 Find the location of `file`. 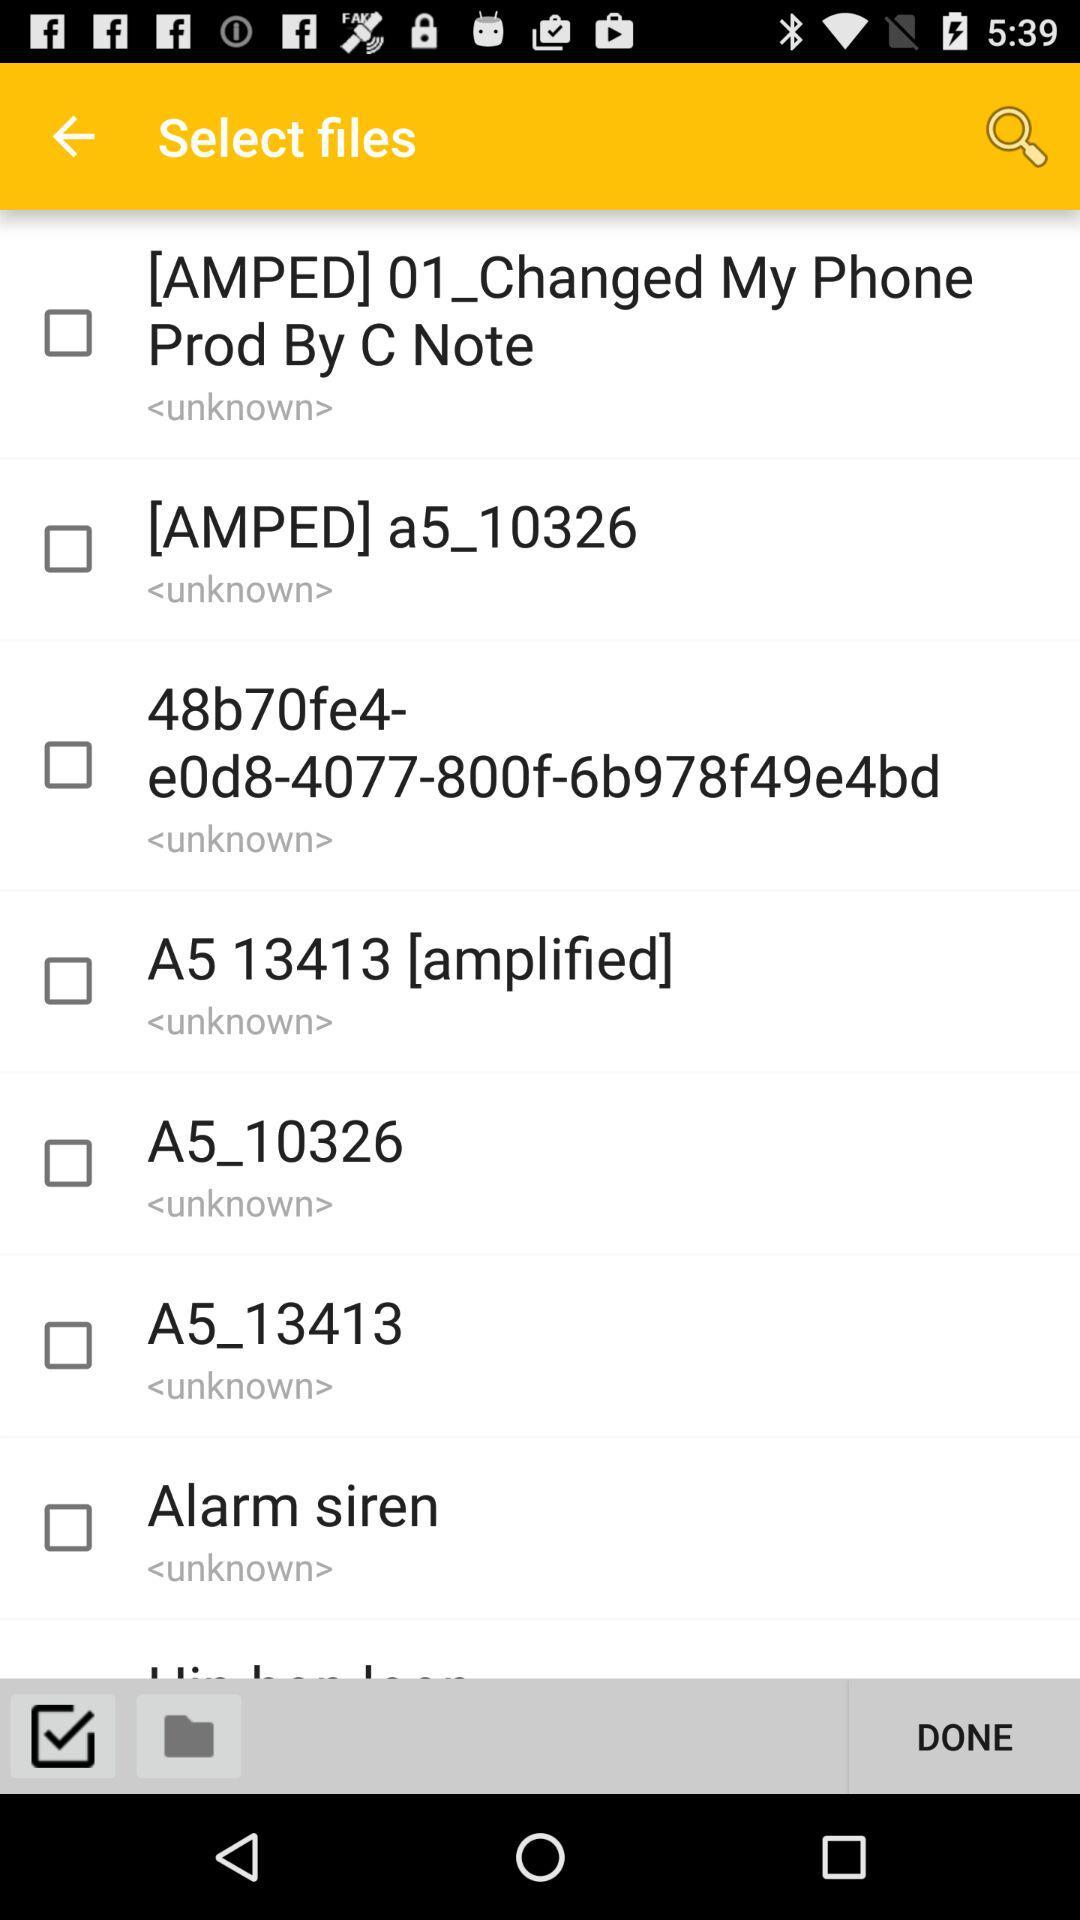

file is located at coordinates (85, 1163).